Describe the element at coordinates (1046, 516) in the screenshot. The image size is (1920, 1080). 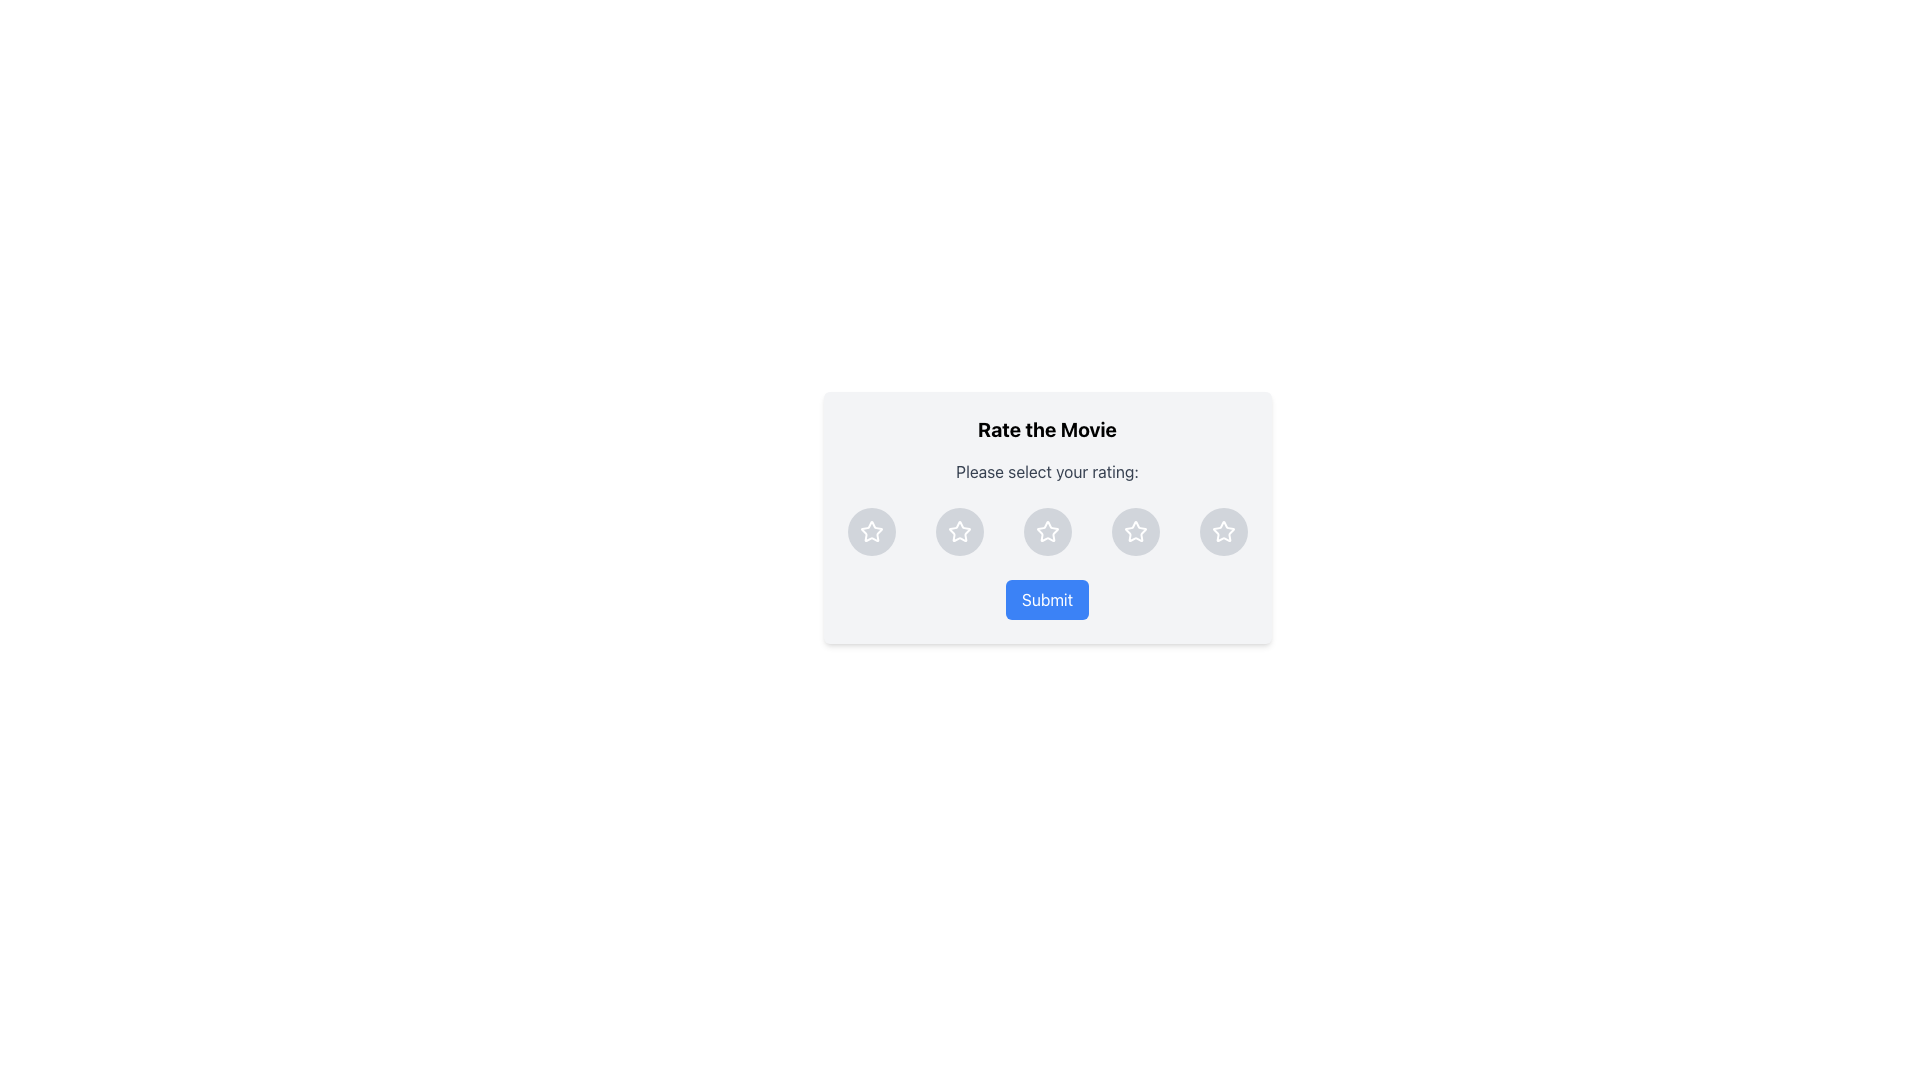
I see `the star rating icons within the rating and submission interface to confirm the user's selection` at that location.